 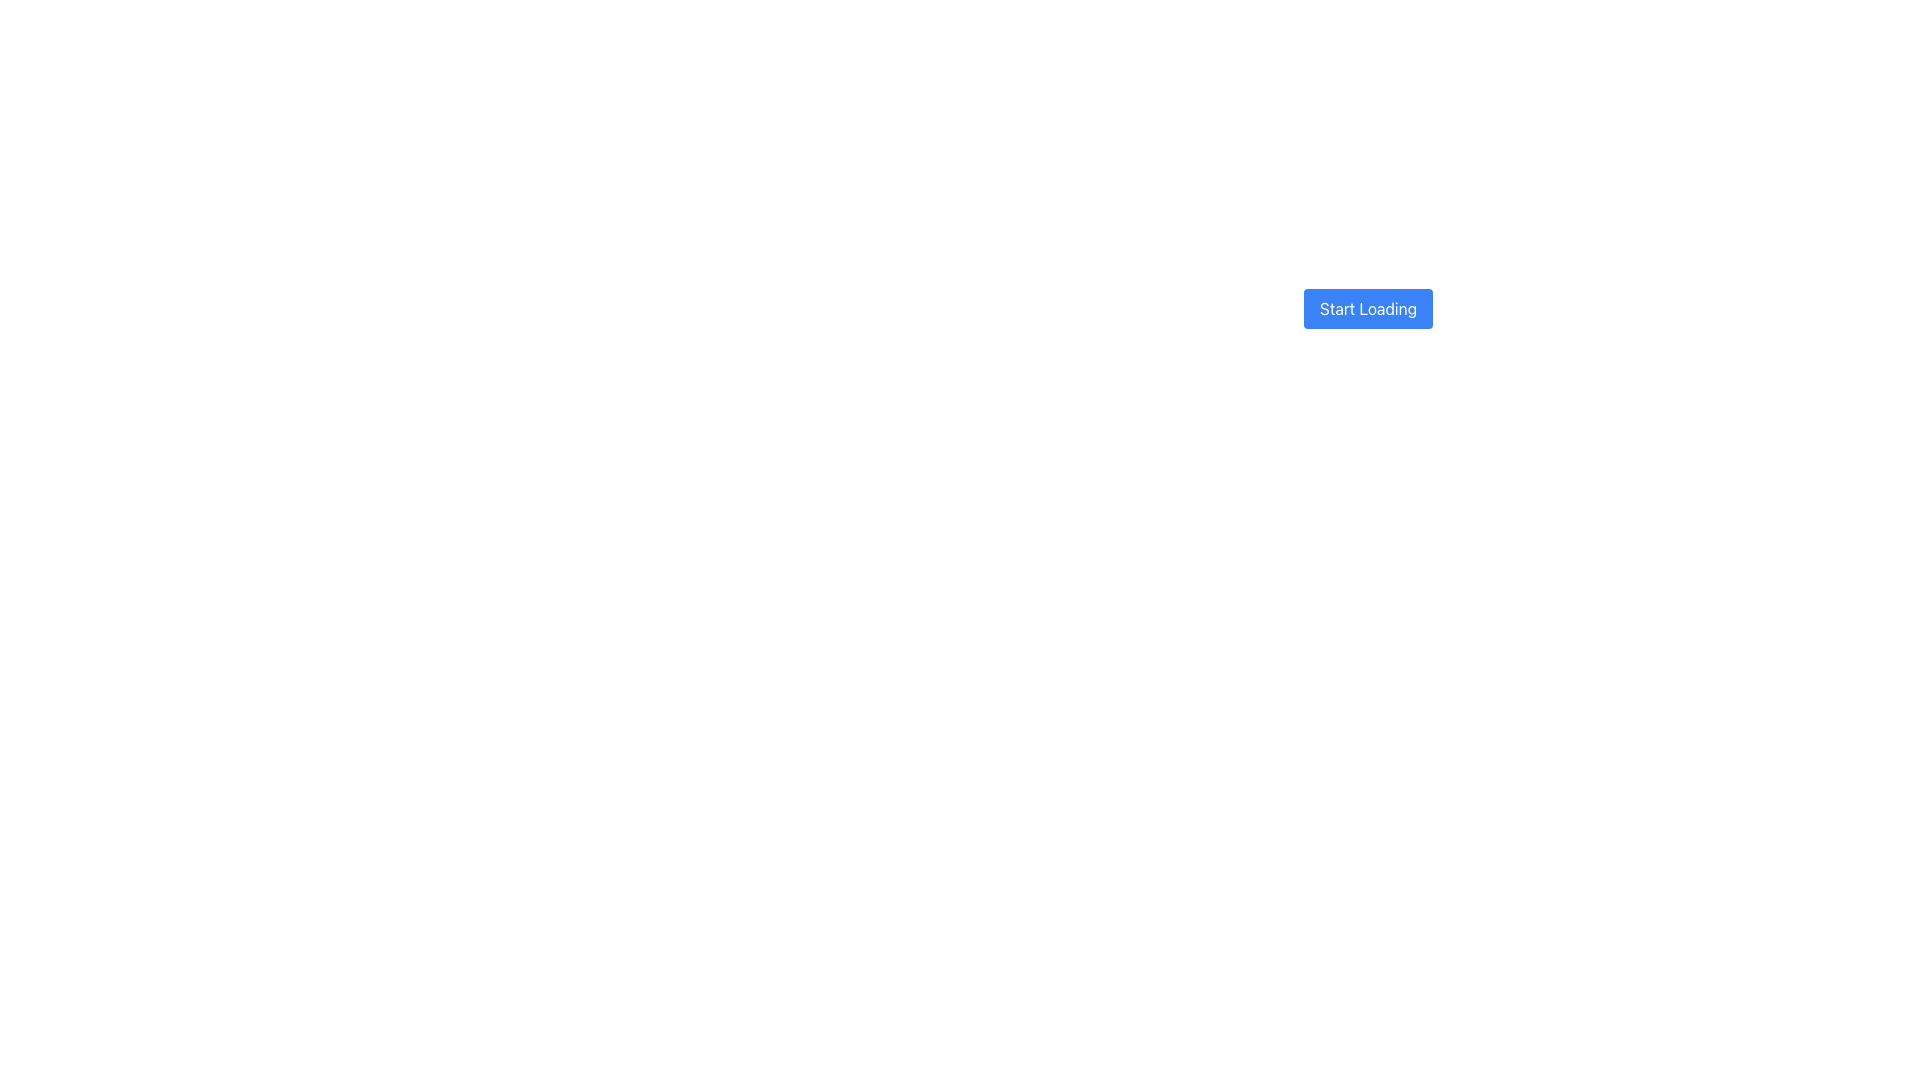 I want to click on the rectangular button with rounded corners, blue background, and white text that reads 'Start Loading' to observe the scaling effect, so click(x=1367, y=308).